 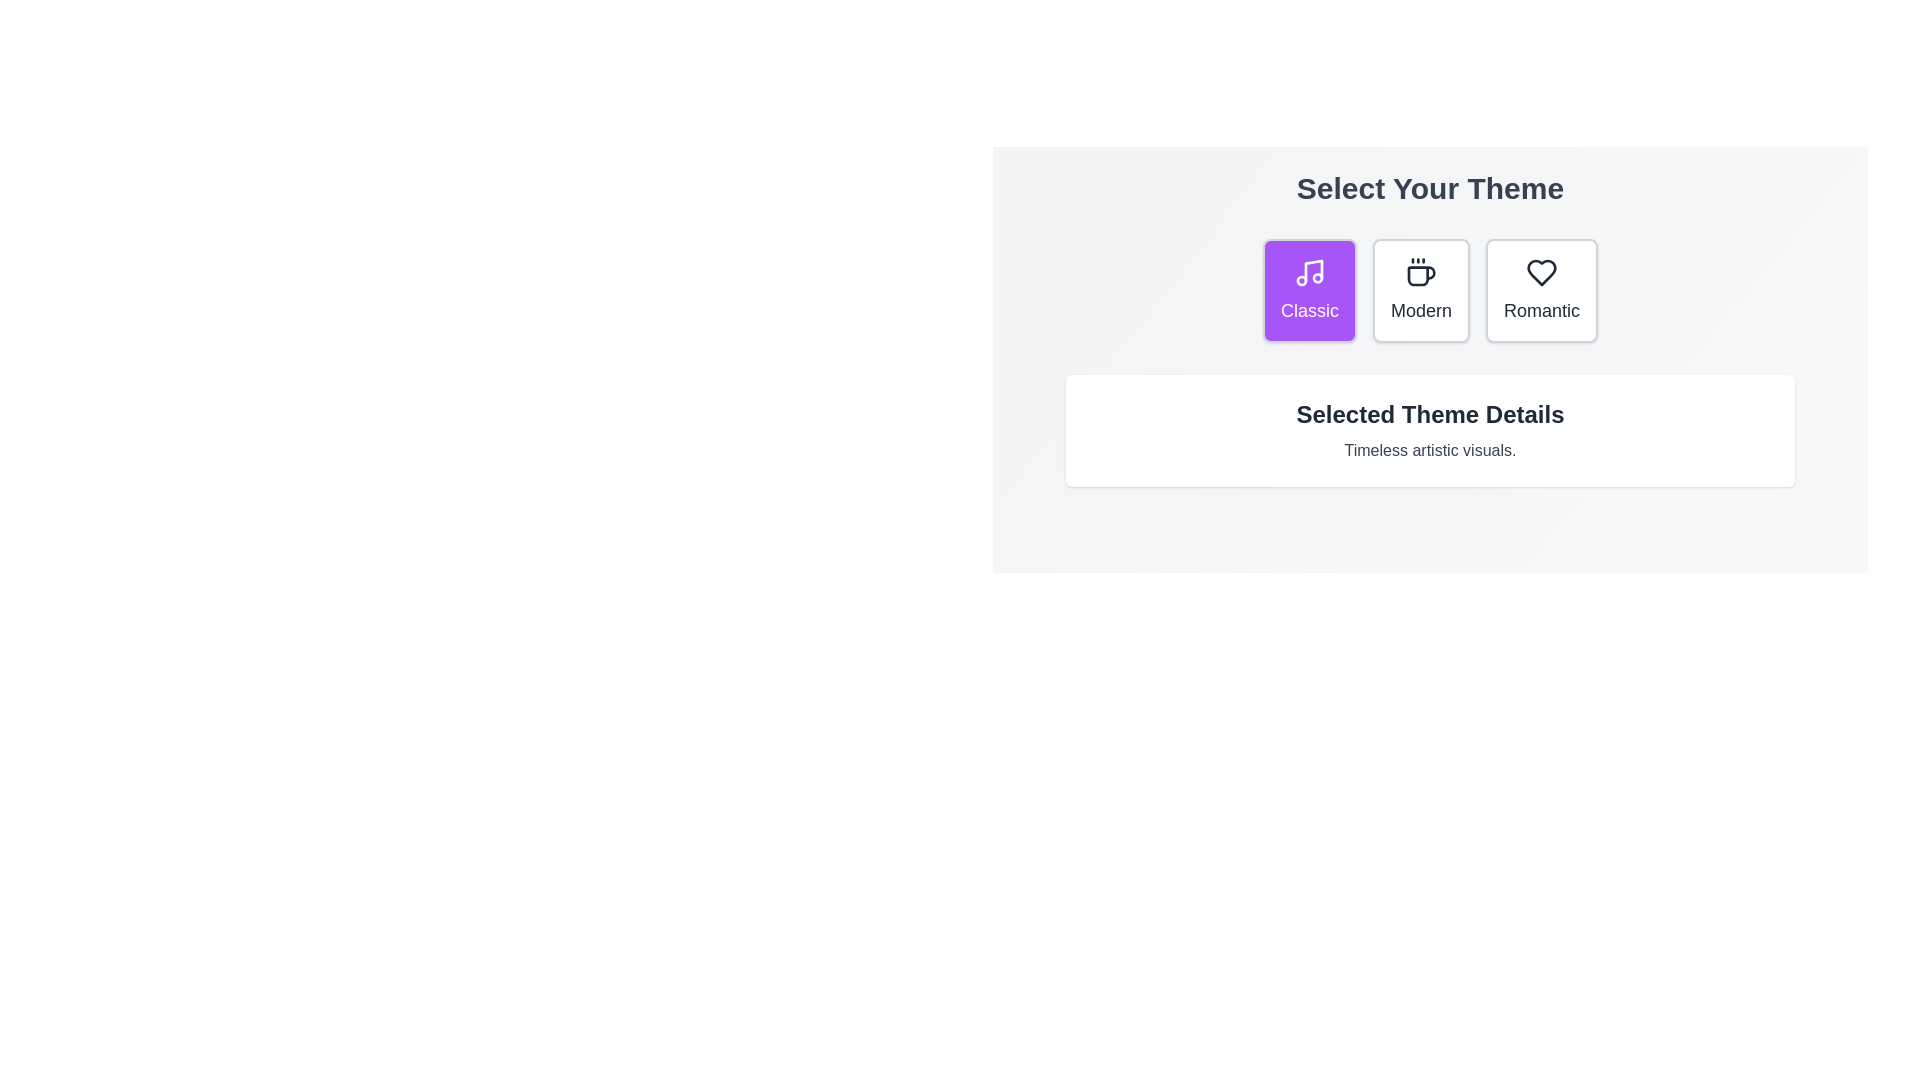 What do you see at coordinates (1540, 290) in the screenshot?
I see `the Romantic button to select the corresponding theme` at bounding box center [1540, 290].